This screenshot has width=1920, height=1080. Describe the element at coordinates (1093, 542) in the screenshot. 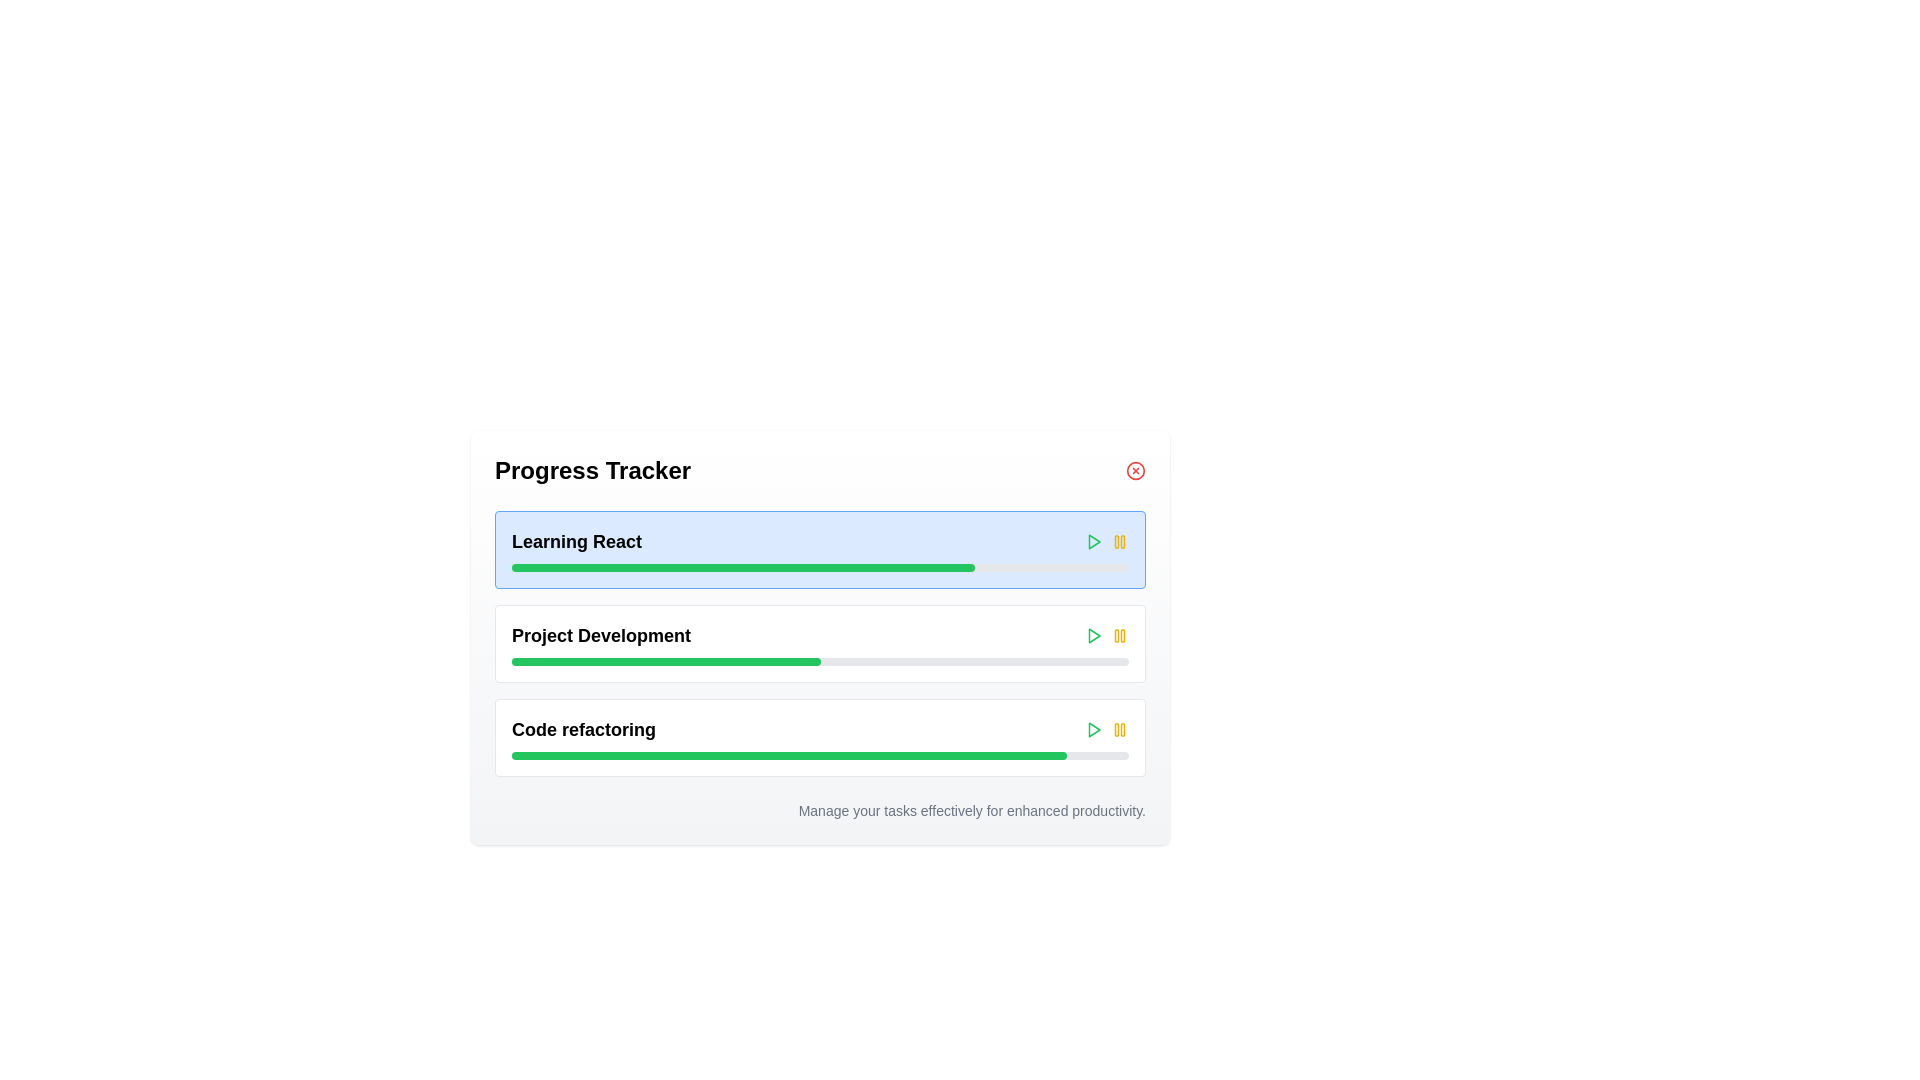

I see `the 'Play' button, which is the first interactive green triangle icon located to the far right of the 'Learning React' task bar` at that location.